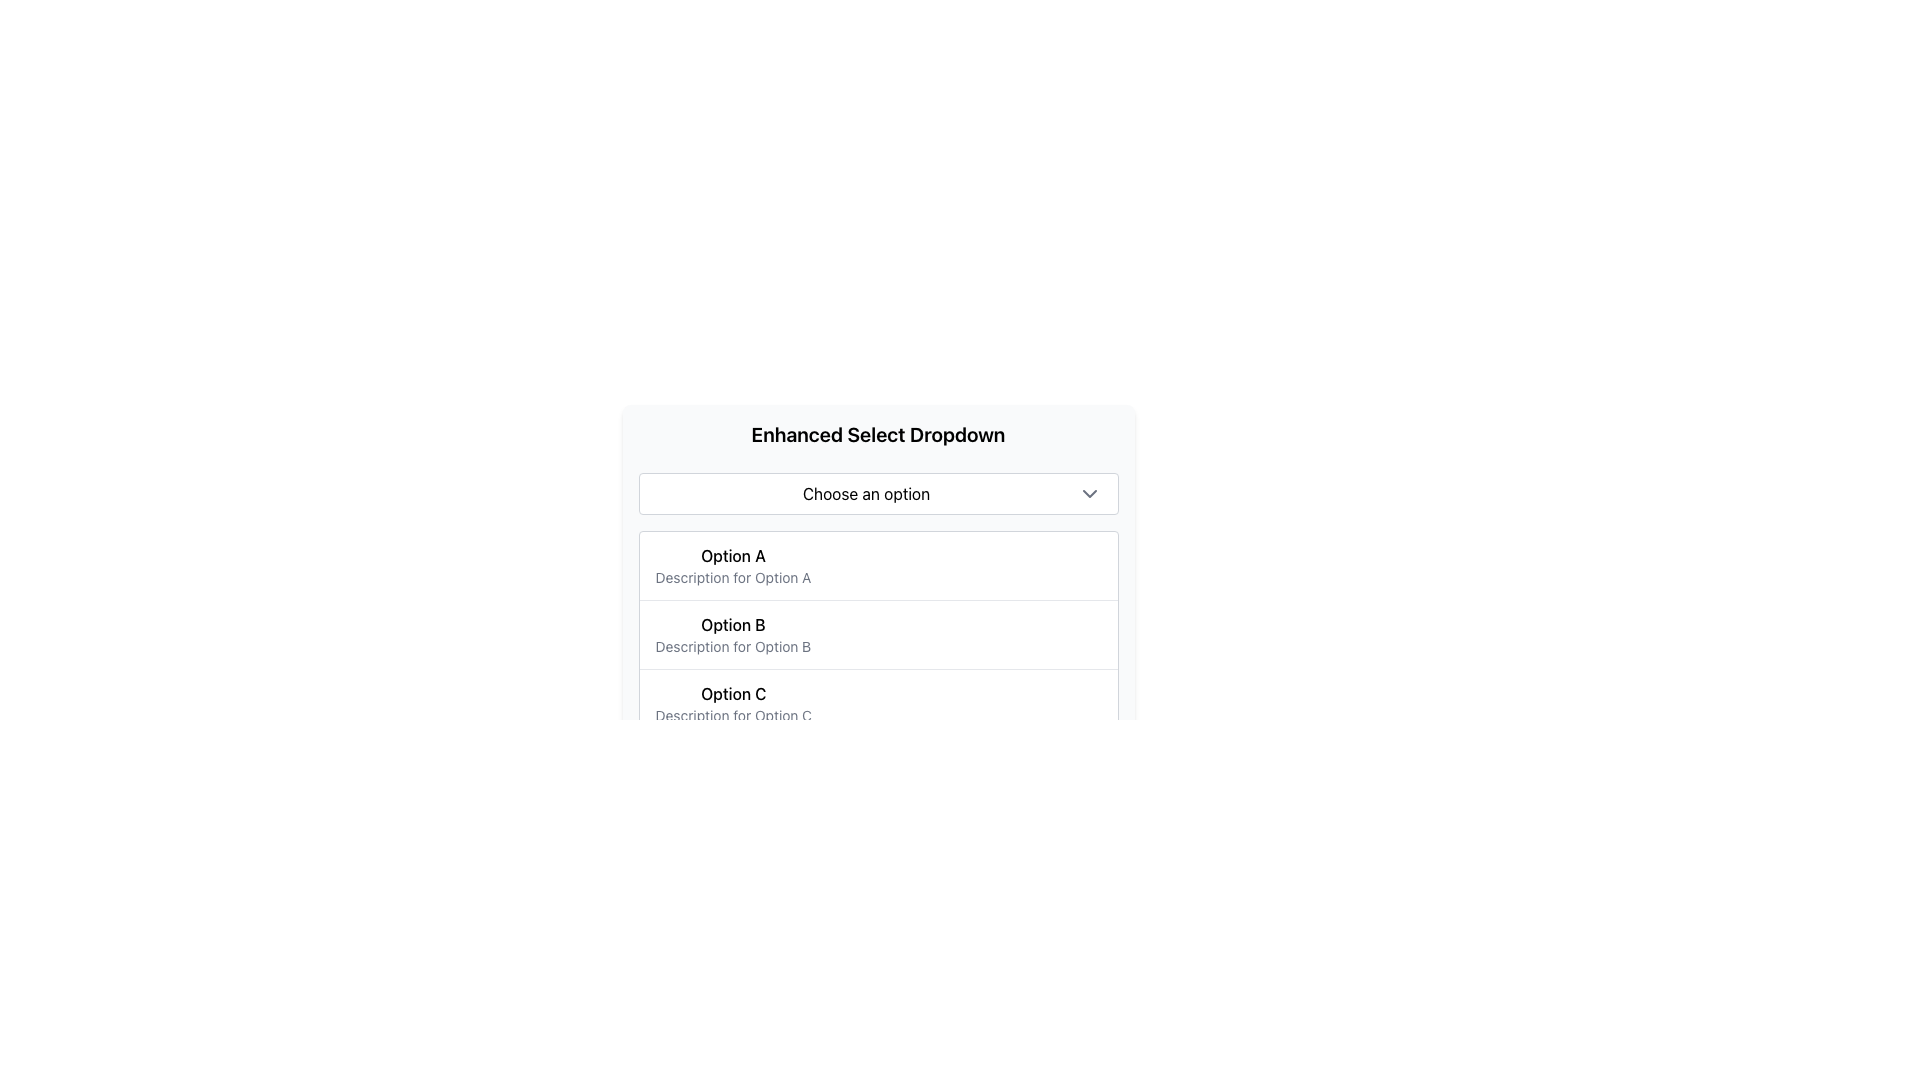  What do you see at coordinates (732, 555) in the screenshot?
I see `the bold-text label displaying 'Option A' located in the first row of the dropdown options, slightly to the left and aligned with other option labels` at bounding box center [732, 555].